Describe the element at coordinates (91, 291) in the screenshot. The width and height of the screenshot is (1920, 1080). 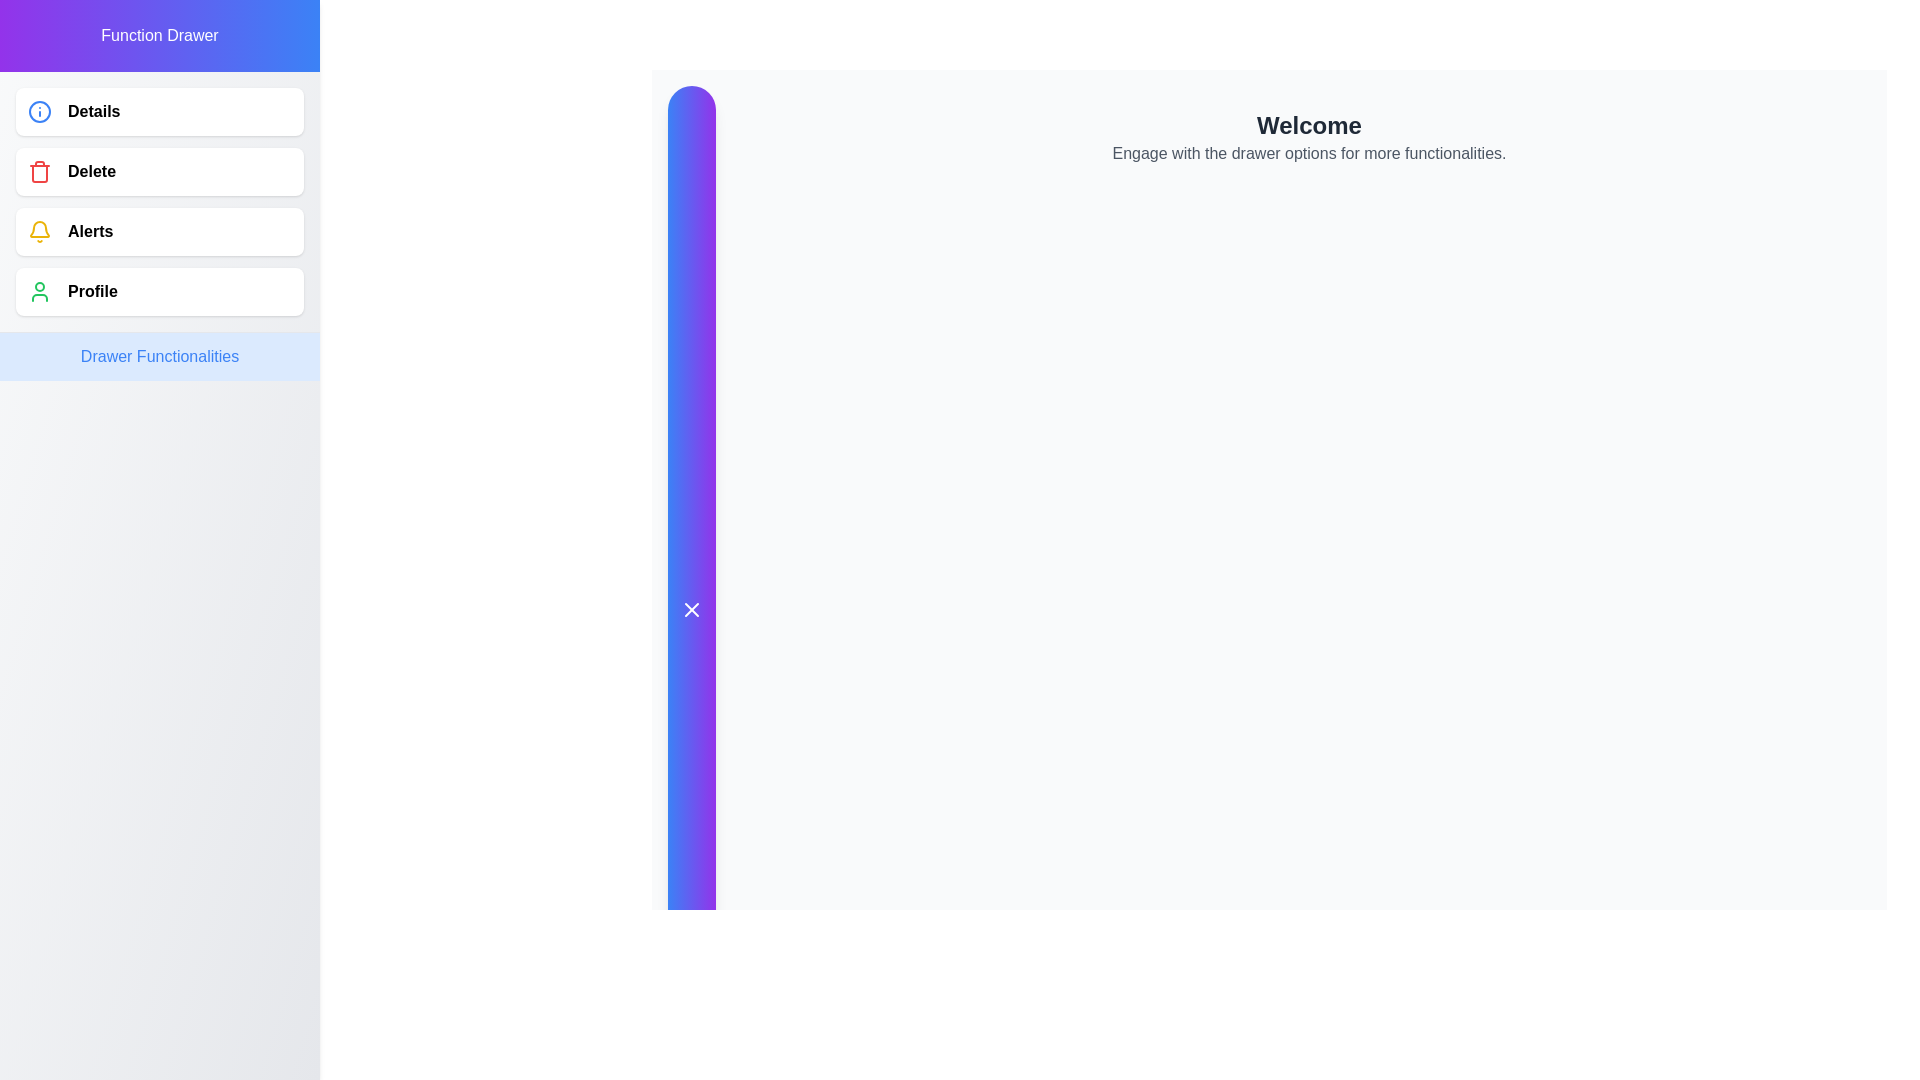
I see `the 'Profile' Text label in the side navigation drawer, which is the fourth item in the list, positioned between 'Alerts' and 'Drawer Functionalities'` at that location.